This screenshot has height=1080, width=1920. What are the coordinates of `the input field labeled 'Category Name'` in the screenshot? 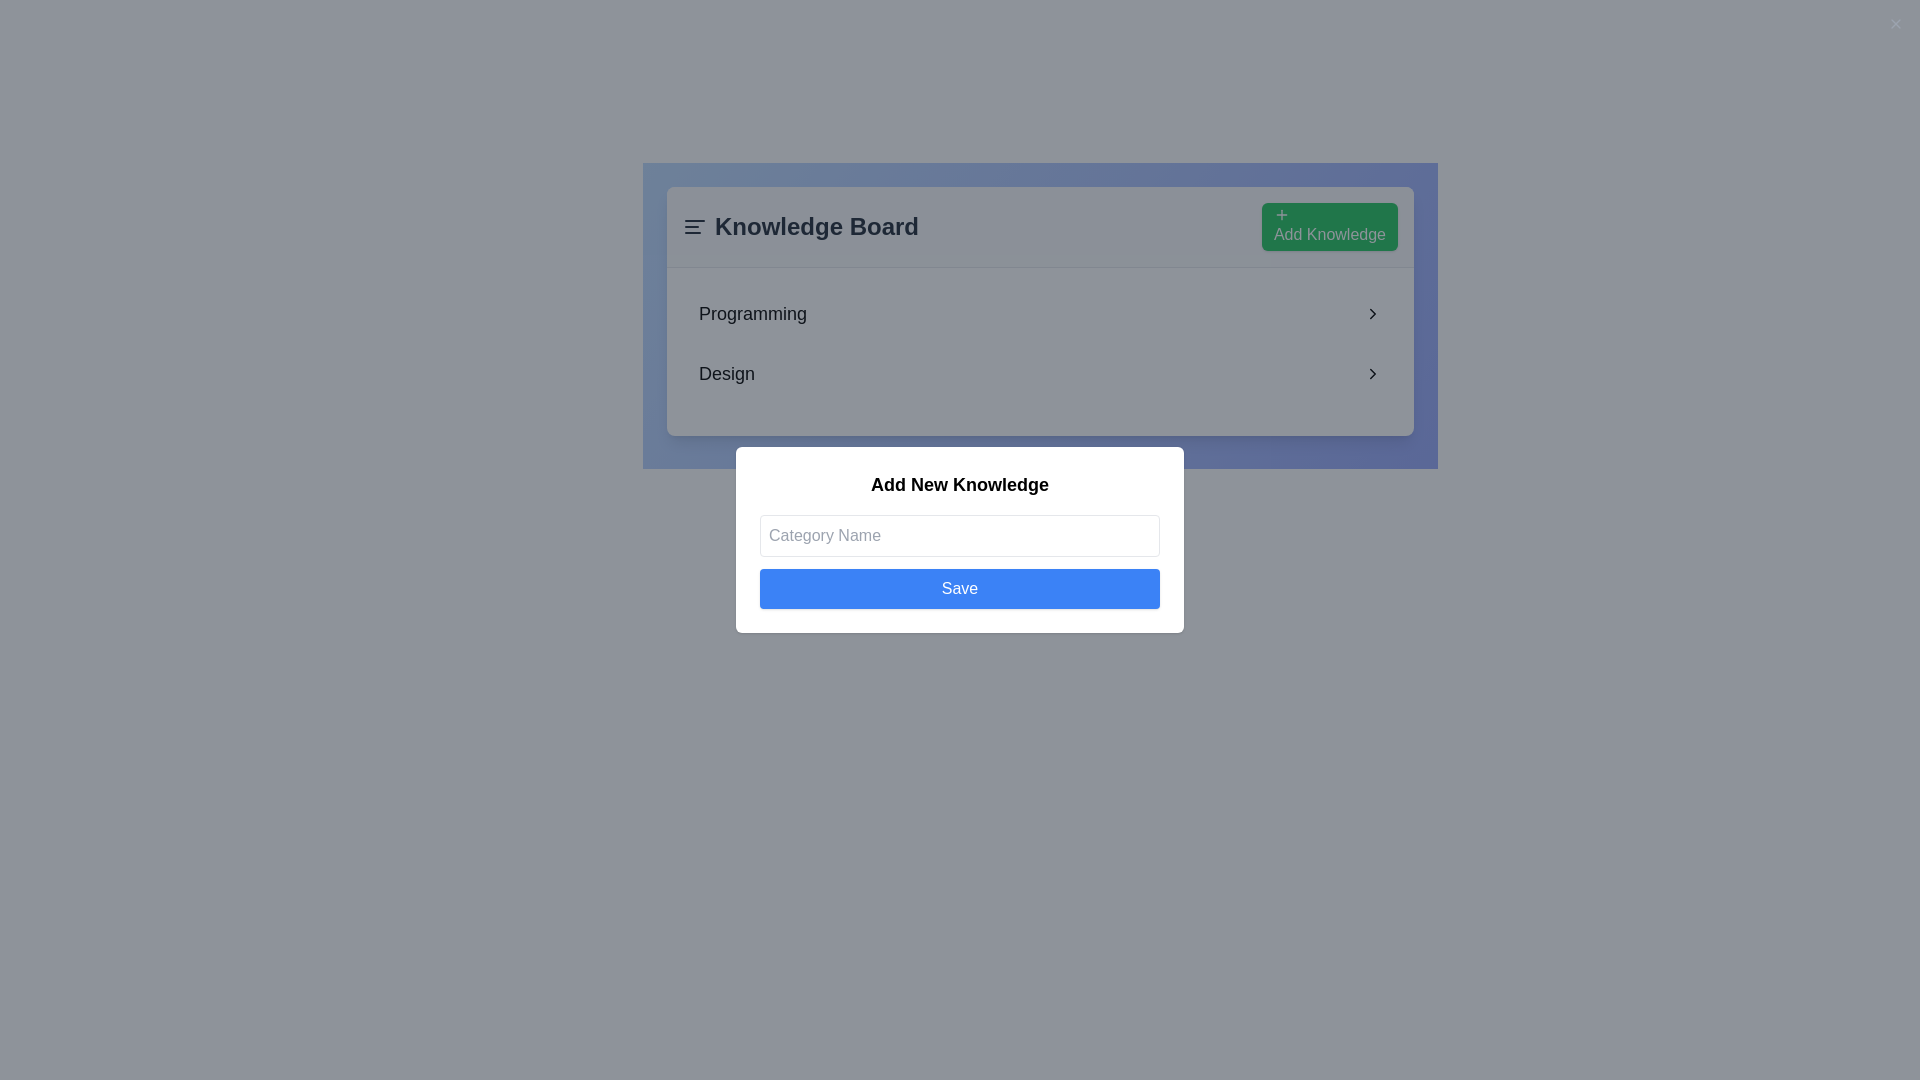 It's located at (960, 535).